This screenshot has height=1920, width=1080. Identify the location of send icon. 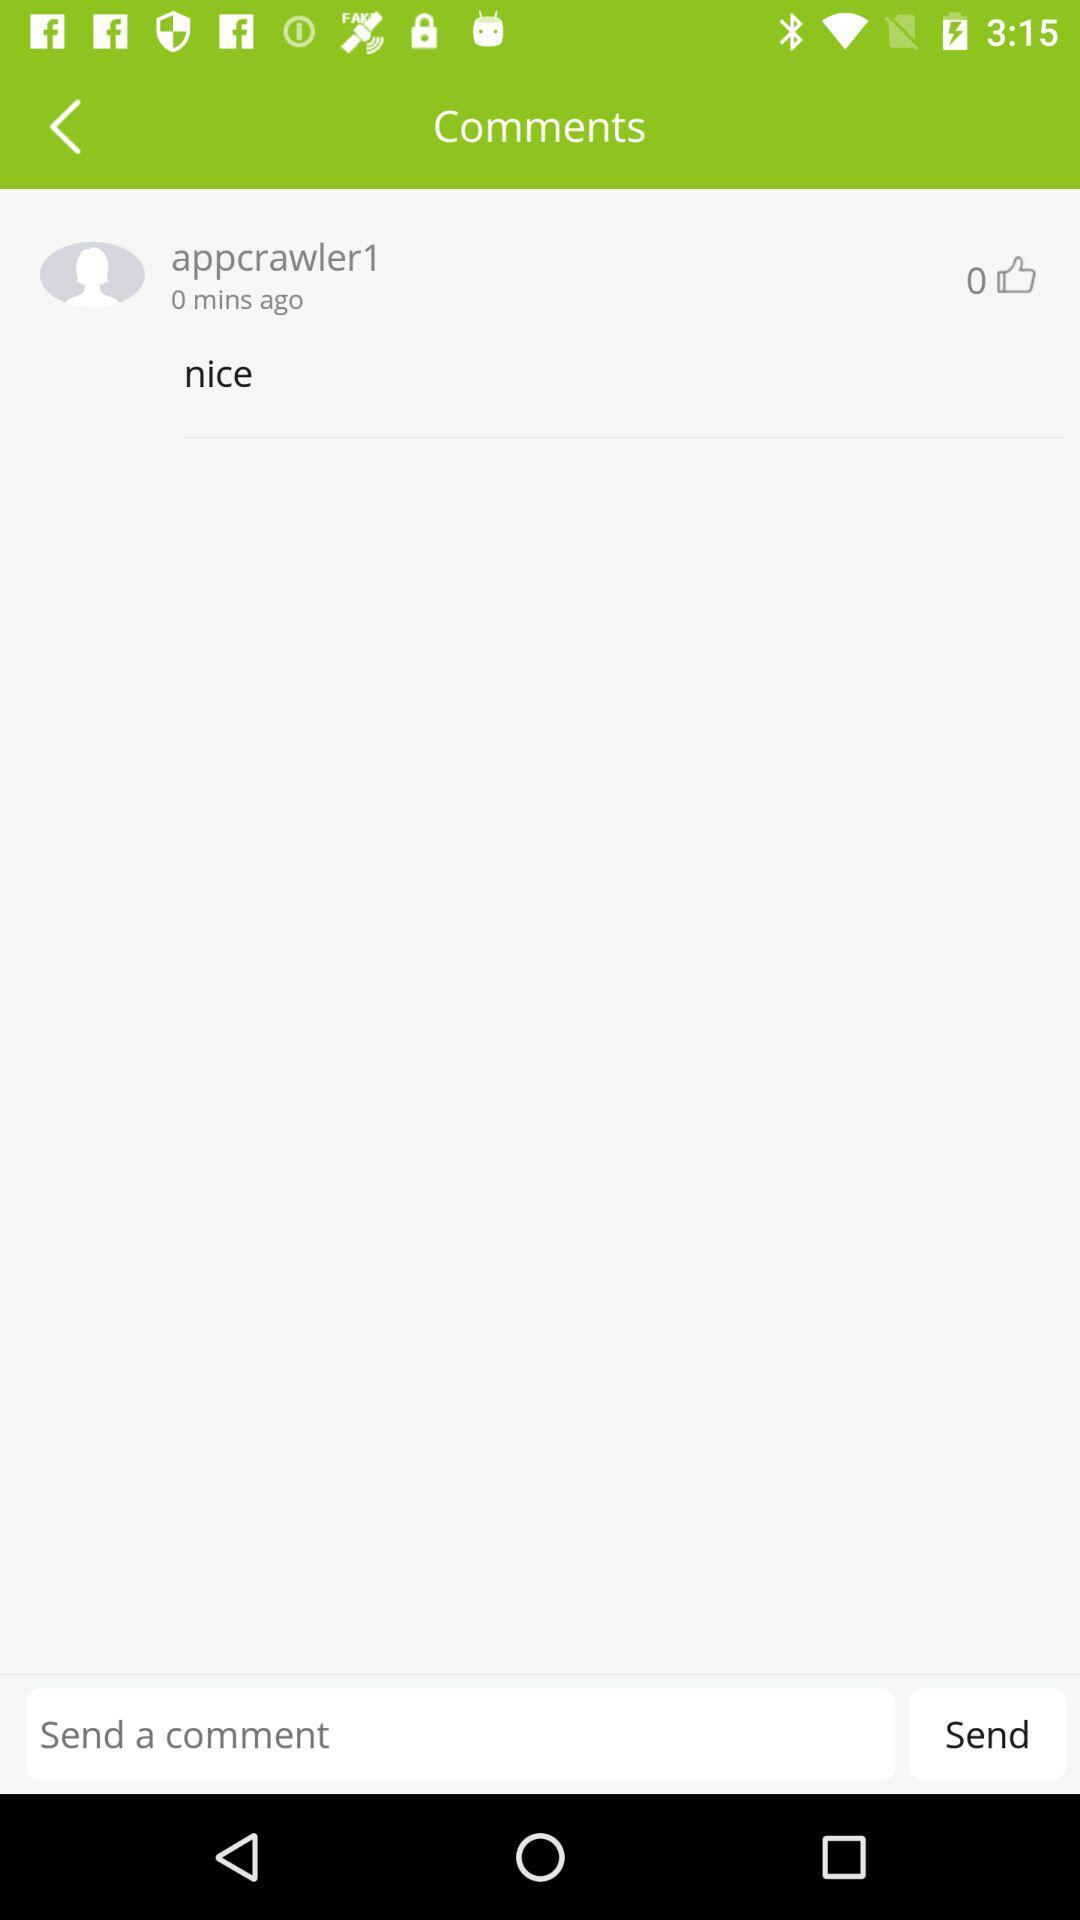
(986, 1733).